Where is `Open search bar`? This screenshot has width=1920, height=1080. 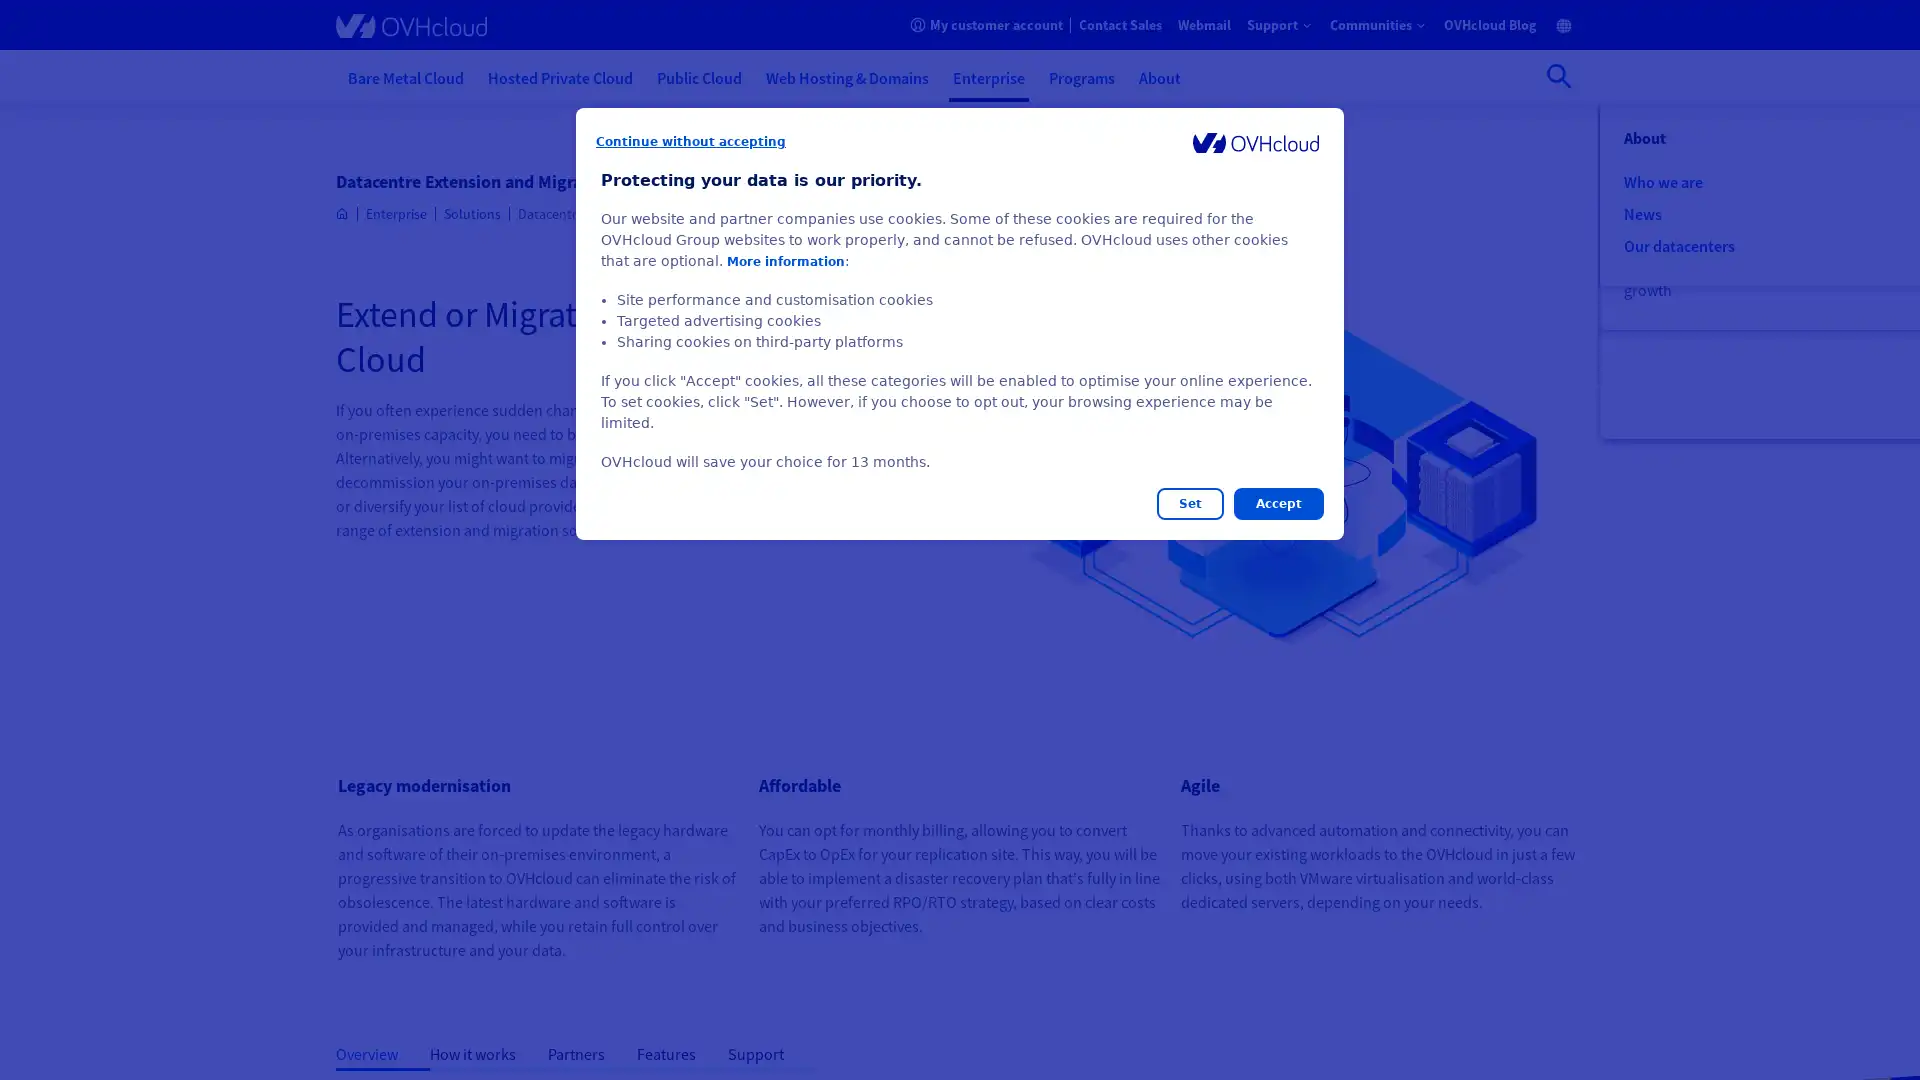 Open search bar is located at coordinates (1558, 75).